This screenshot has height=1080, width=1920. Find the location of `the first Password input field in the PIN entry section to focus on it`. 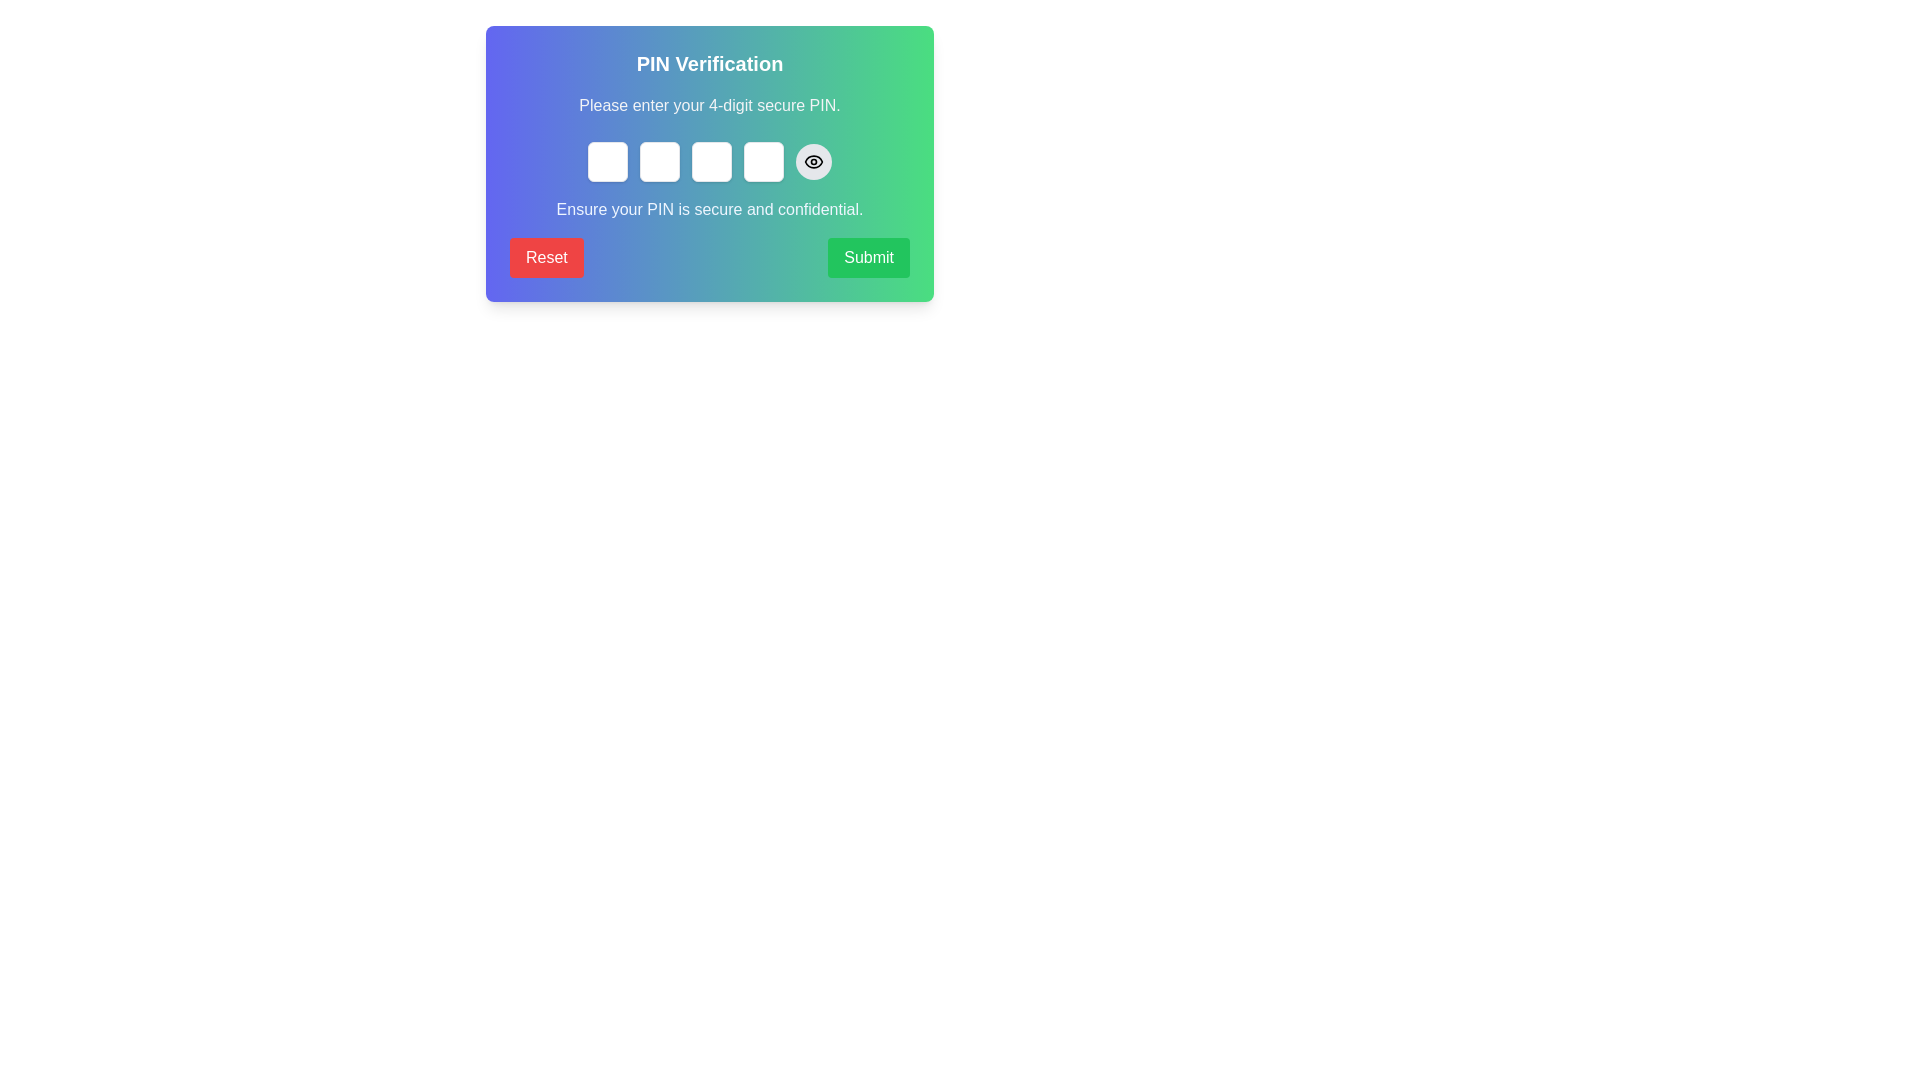

the first Password input field in the PIN entry section to focus on it is located at coordinates (607, 161).